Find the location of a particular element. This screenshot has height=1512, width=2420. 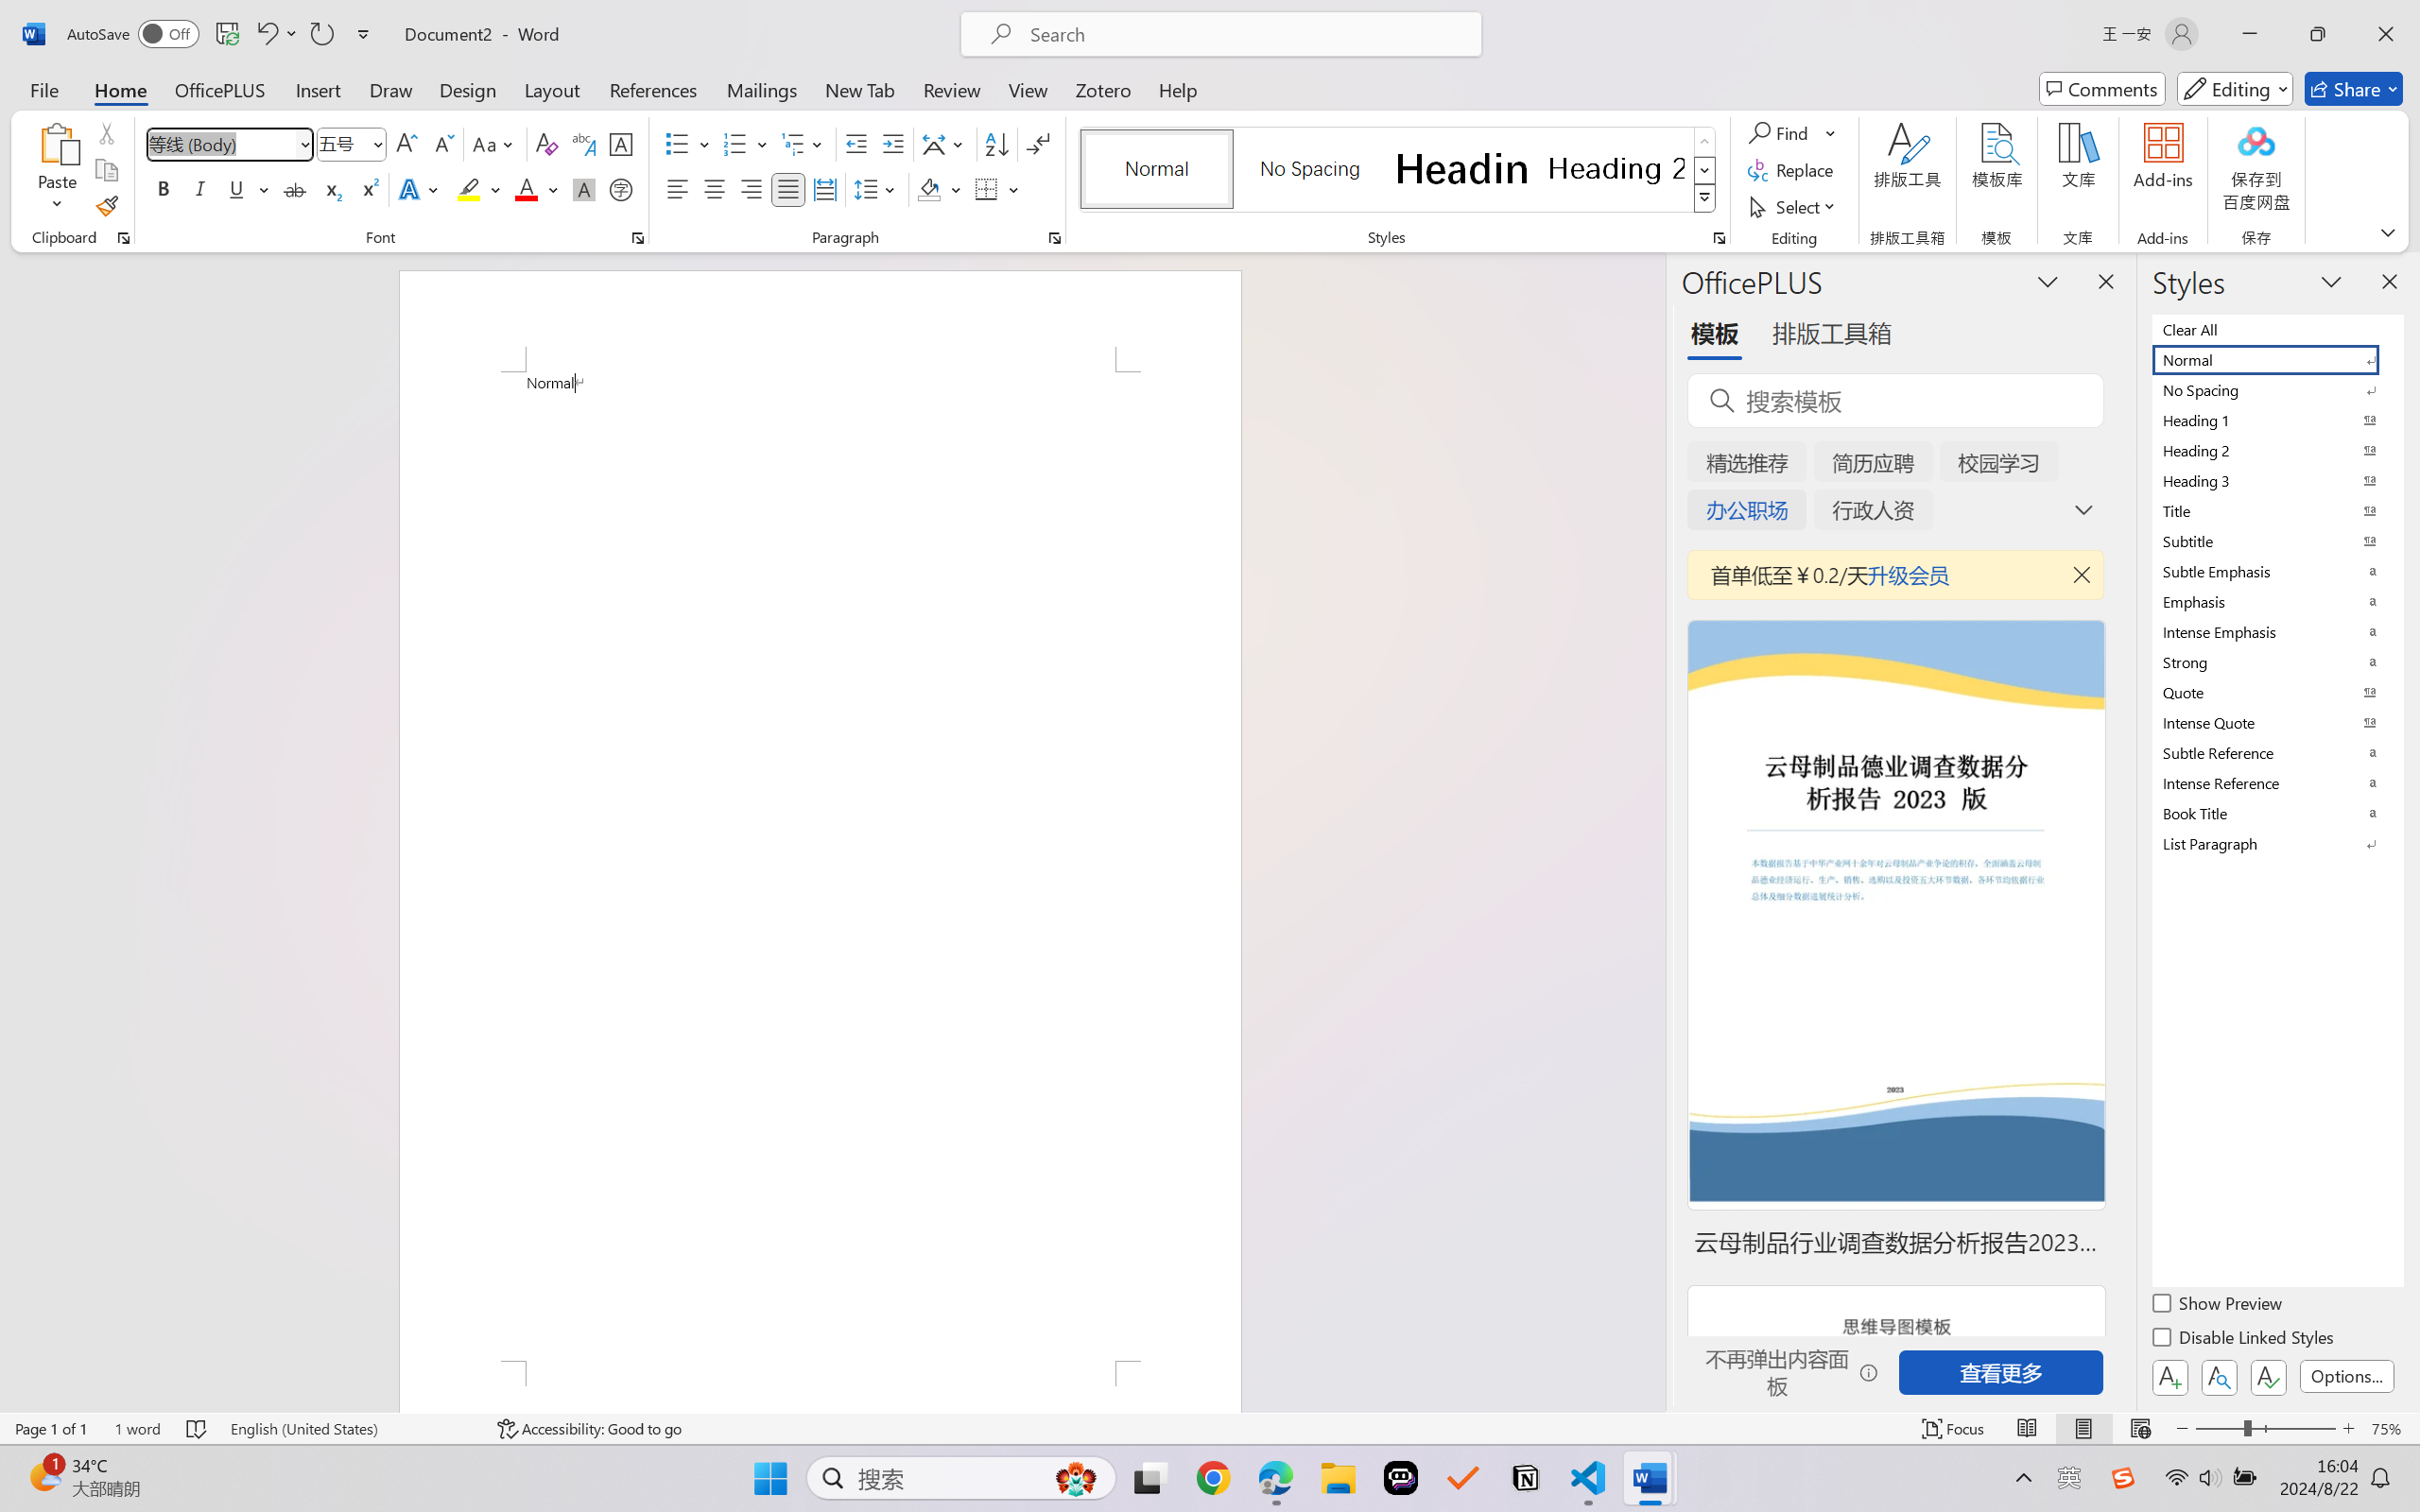

'Borders' is located at coordinates (996, 188).